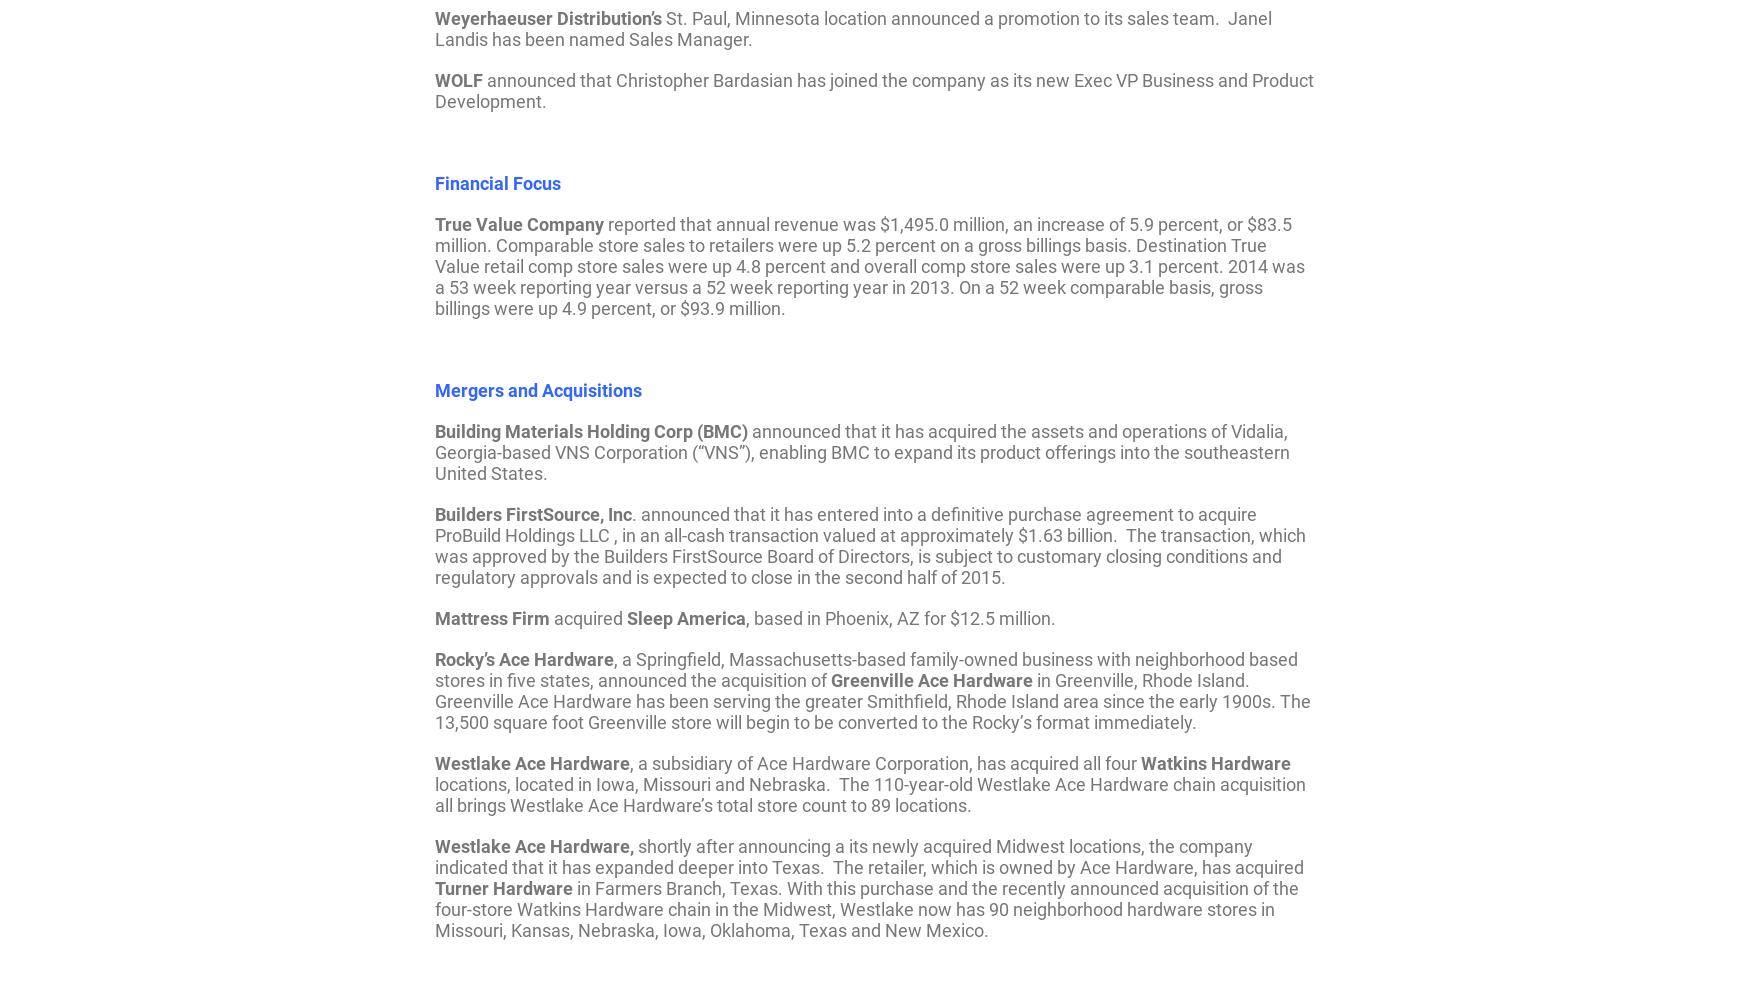  I want to click on 'Westlake Ace Hardware', so click(531, 761).